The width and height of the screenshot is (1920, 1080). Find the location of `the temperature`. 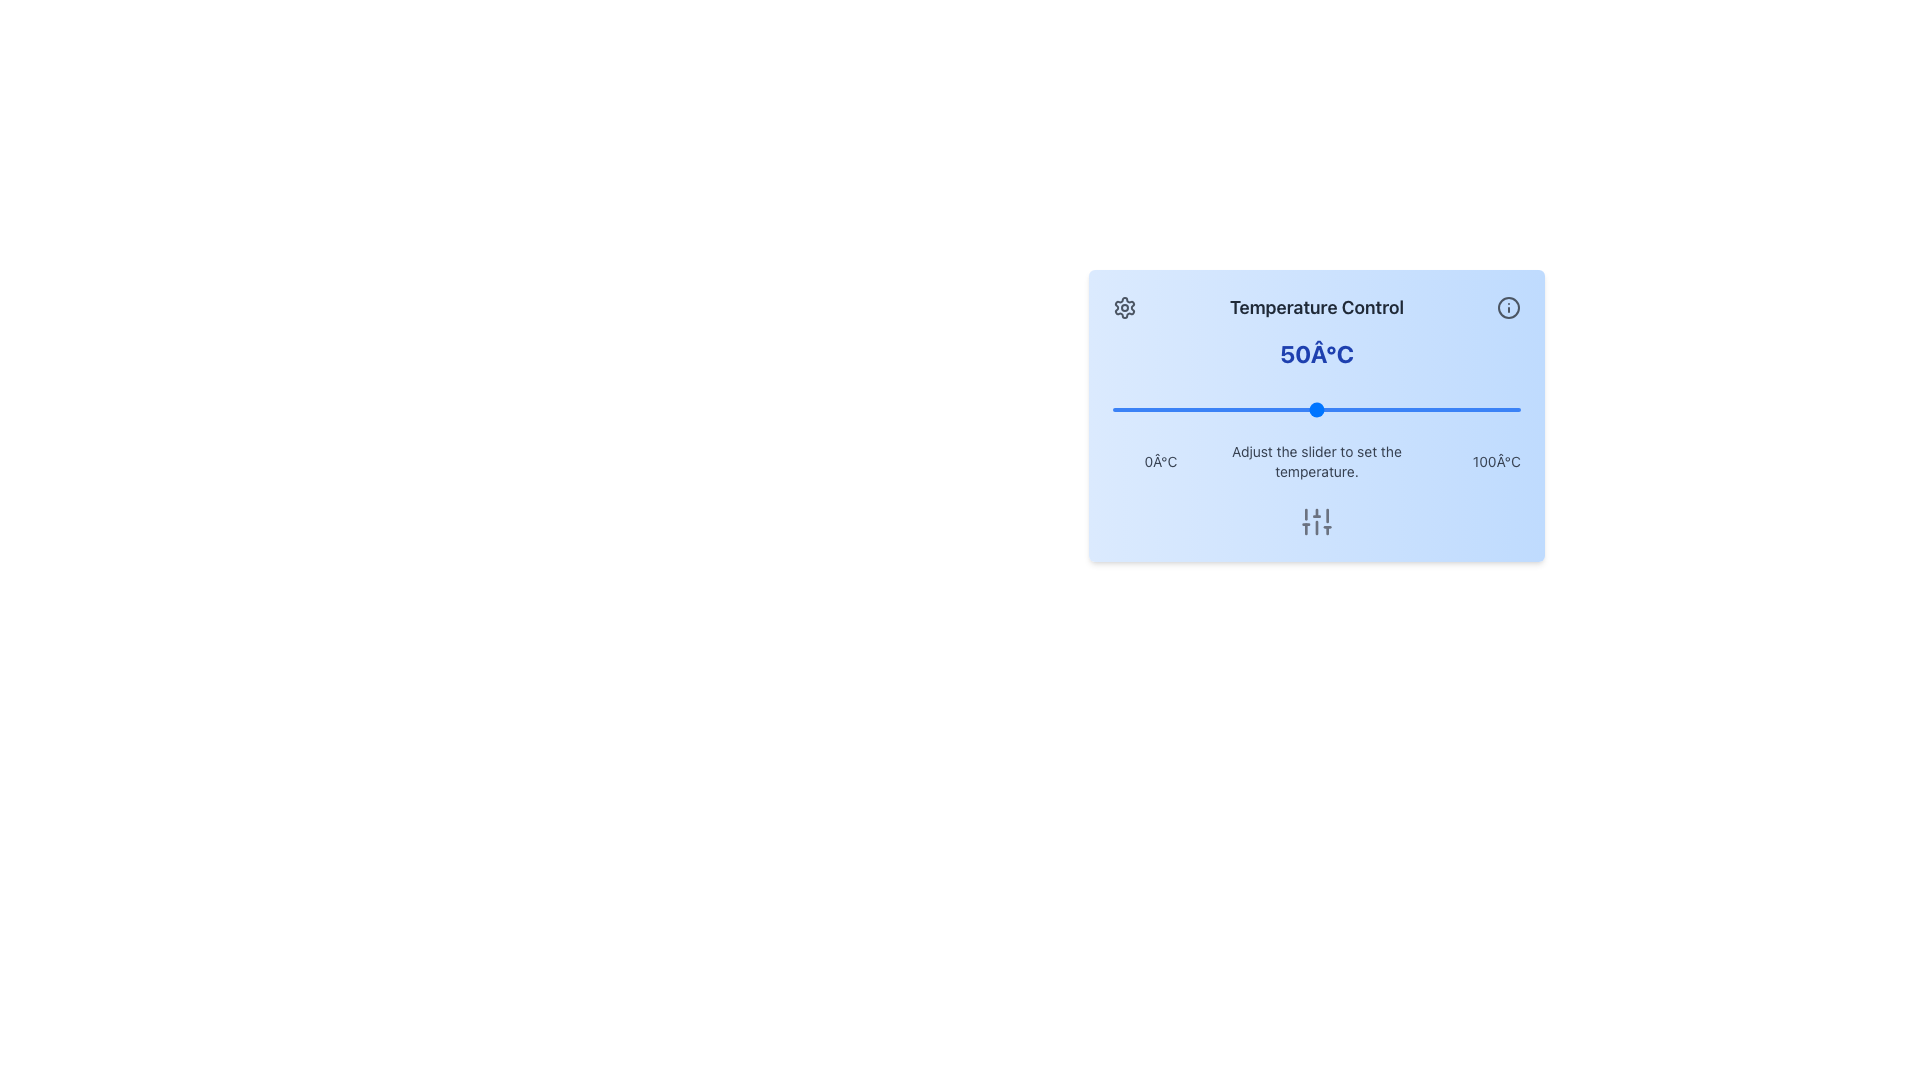

the temperature is located at coordinates (1125, 408).